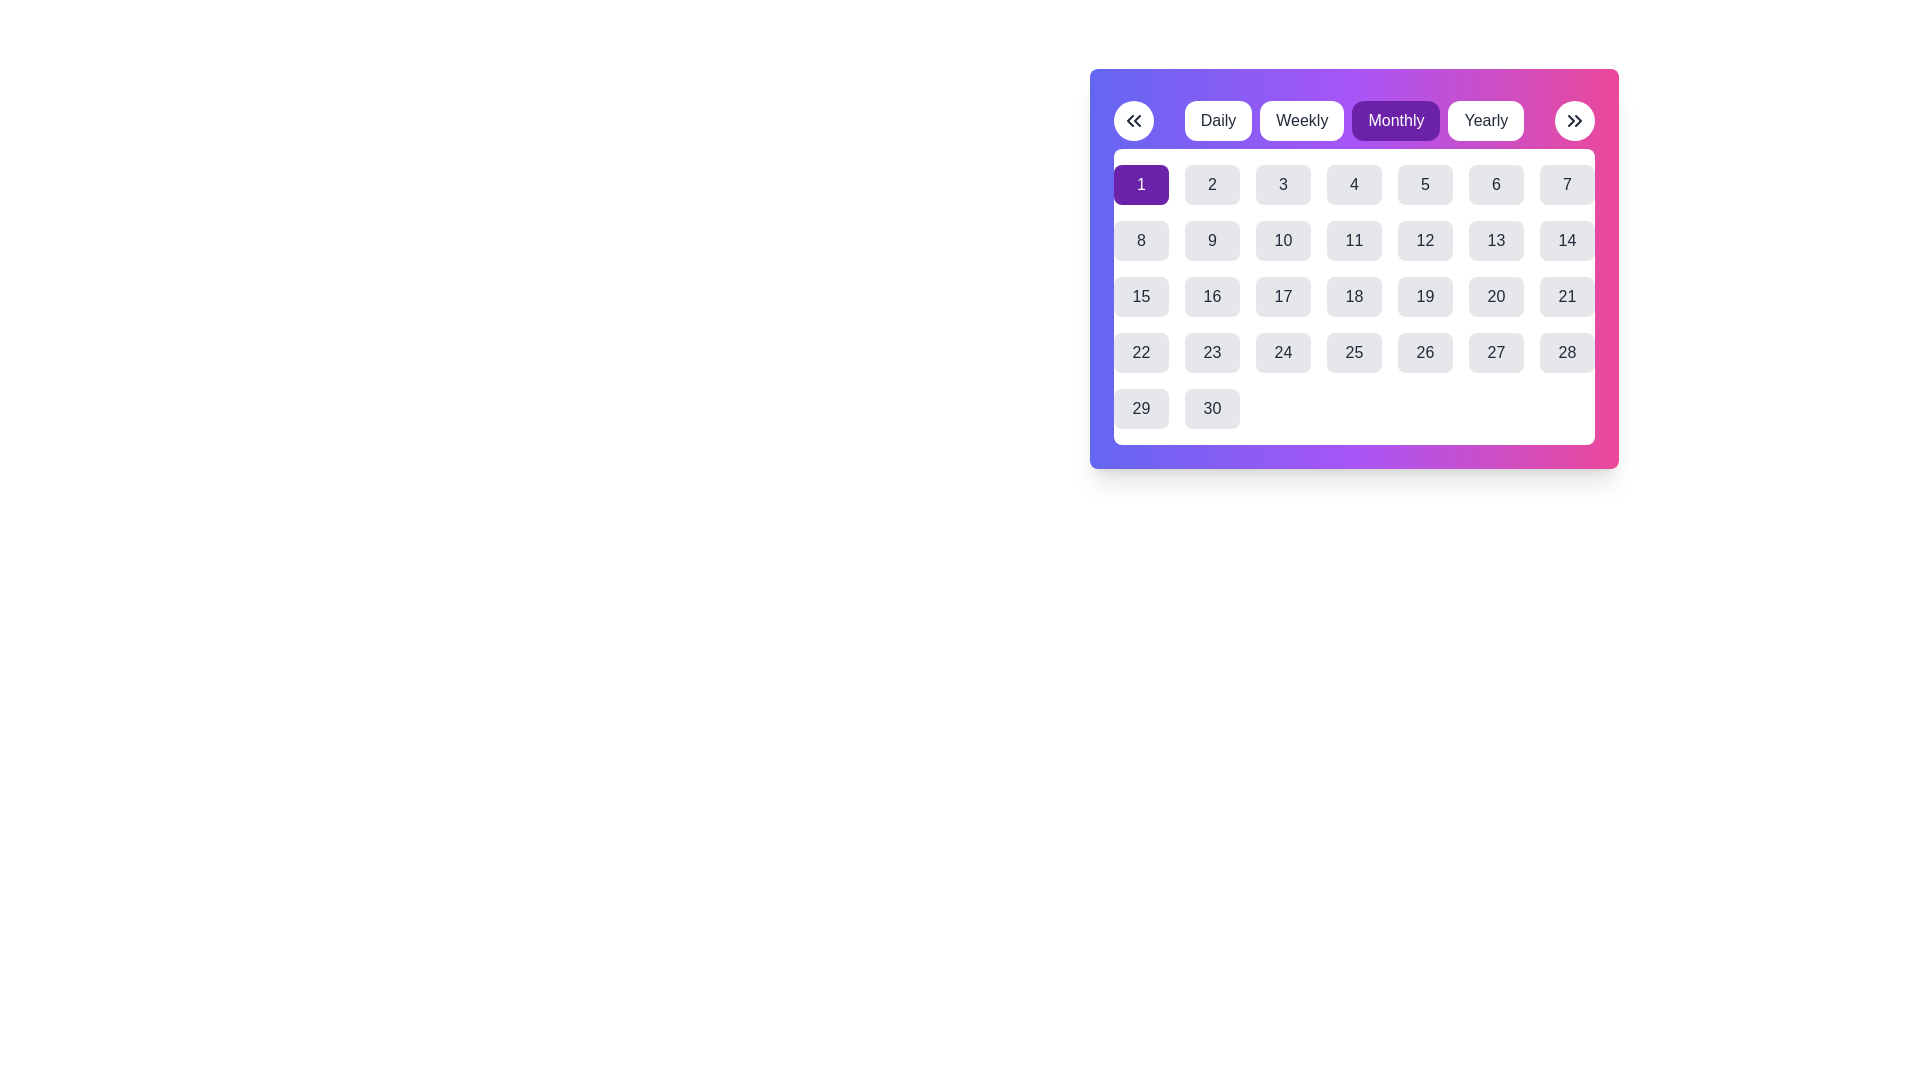  Describe the element at coordinates (1354, 297) in the screenshot. I see `the calendar date button representing the 18th day of the month` at that location.